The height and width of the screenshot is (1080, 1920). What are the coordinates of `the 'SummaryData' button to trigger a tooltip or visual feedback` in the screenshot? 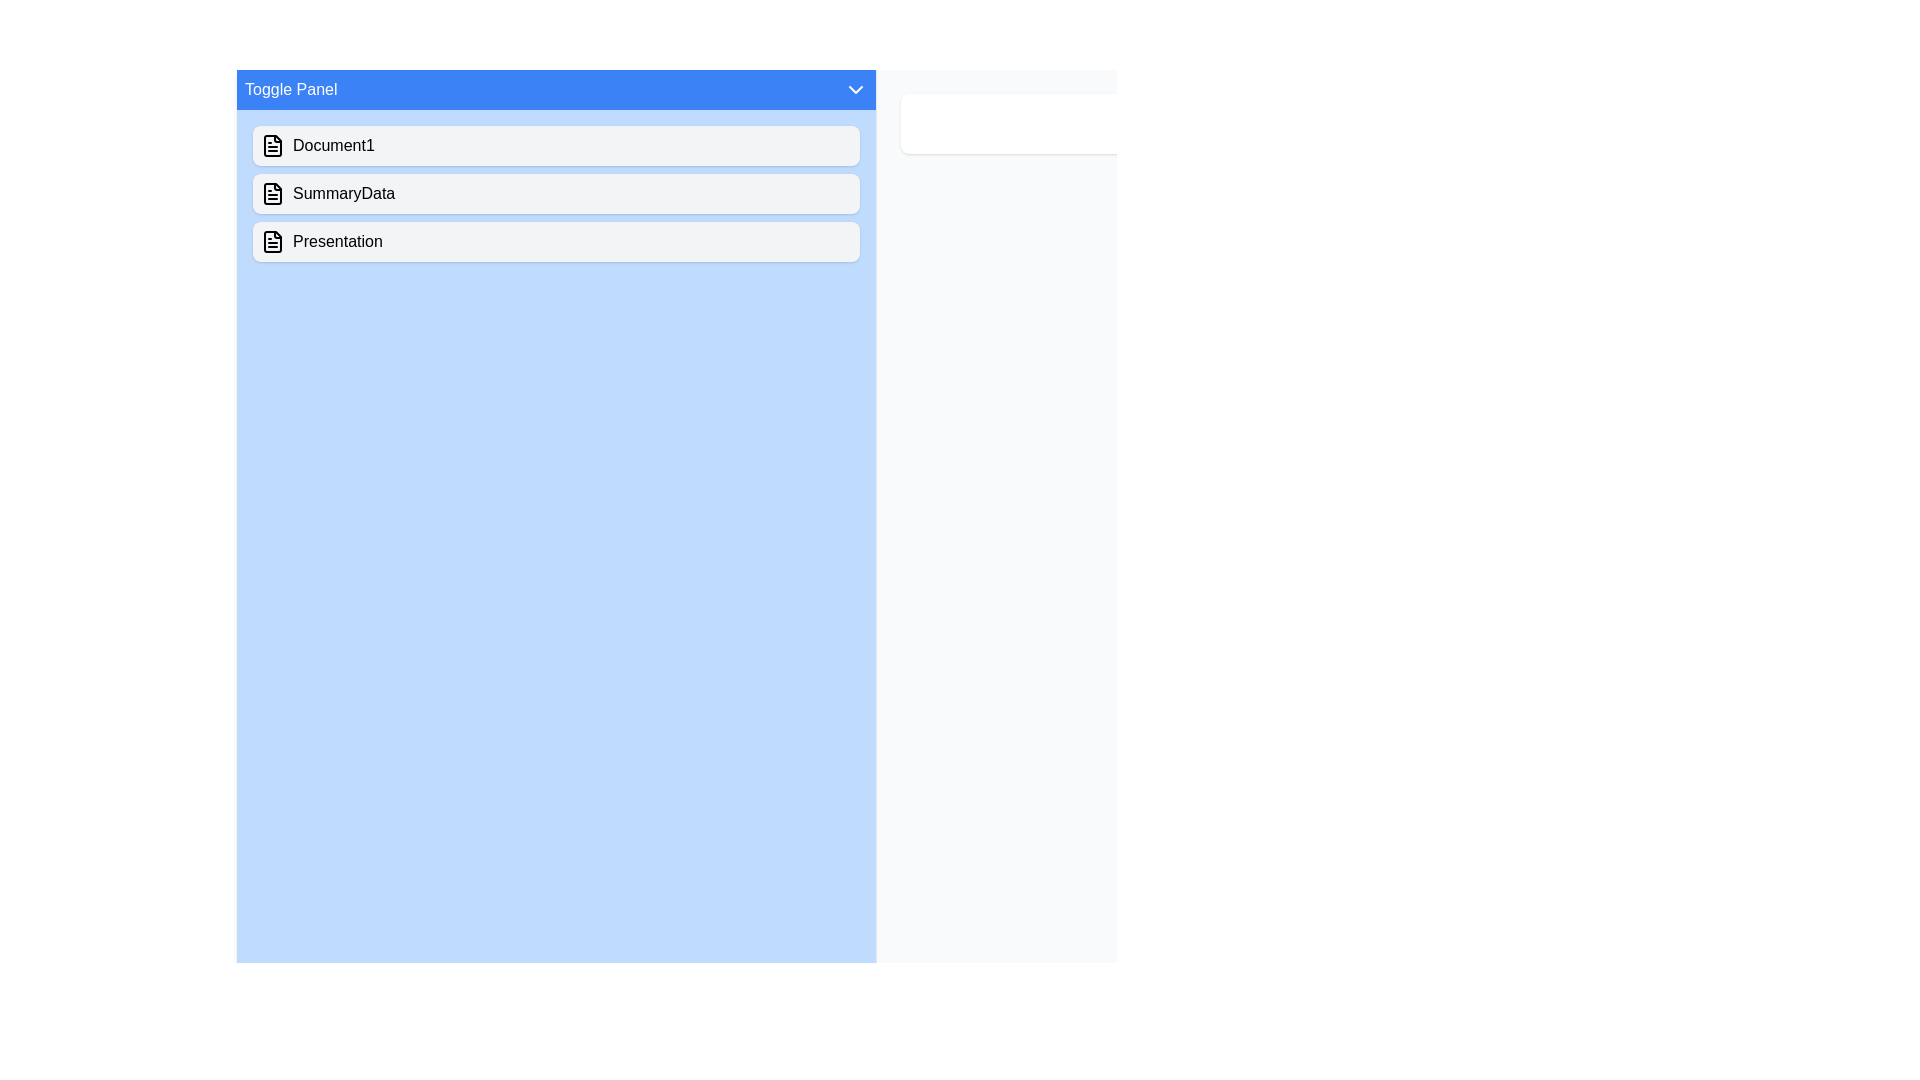 It's located at (344, 193).